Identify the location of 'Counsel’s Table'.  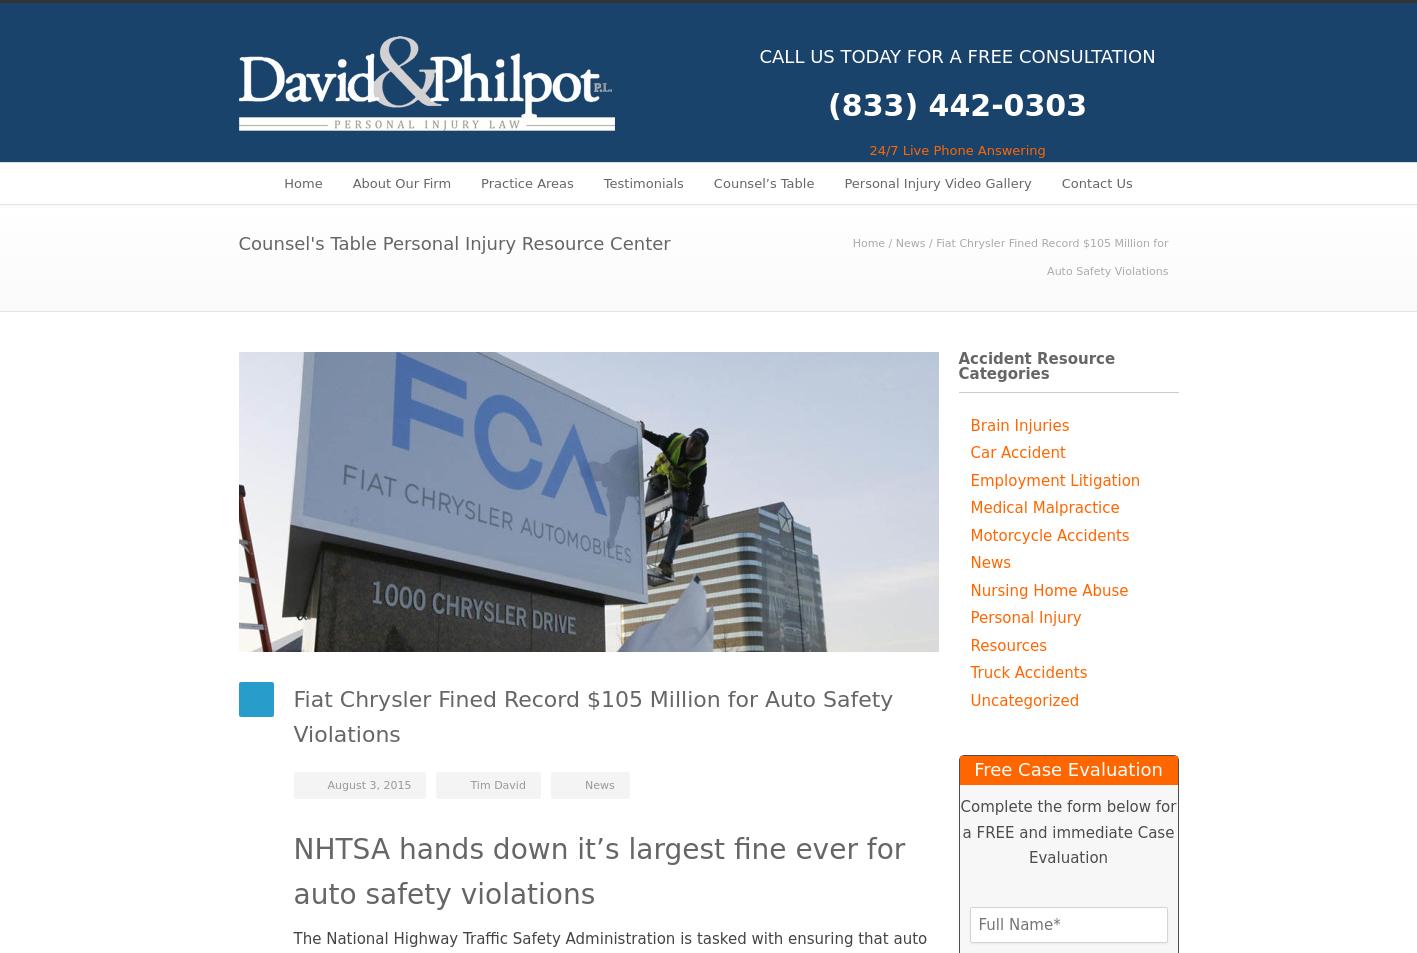
(762, 181).